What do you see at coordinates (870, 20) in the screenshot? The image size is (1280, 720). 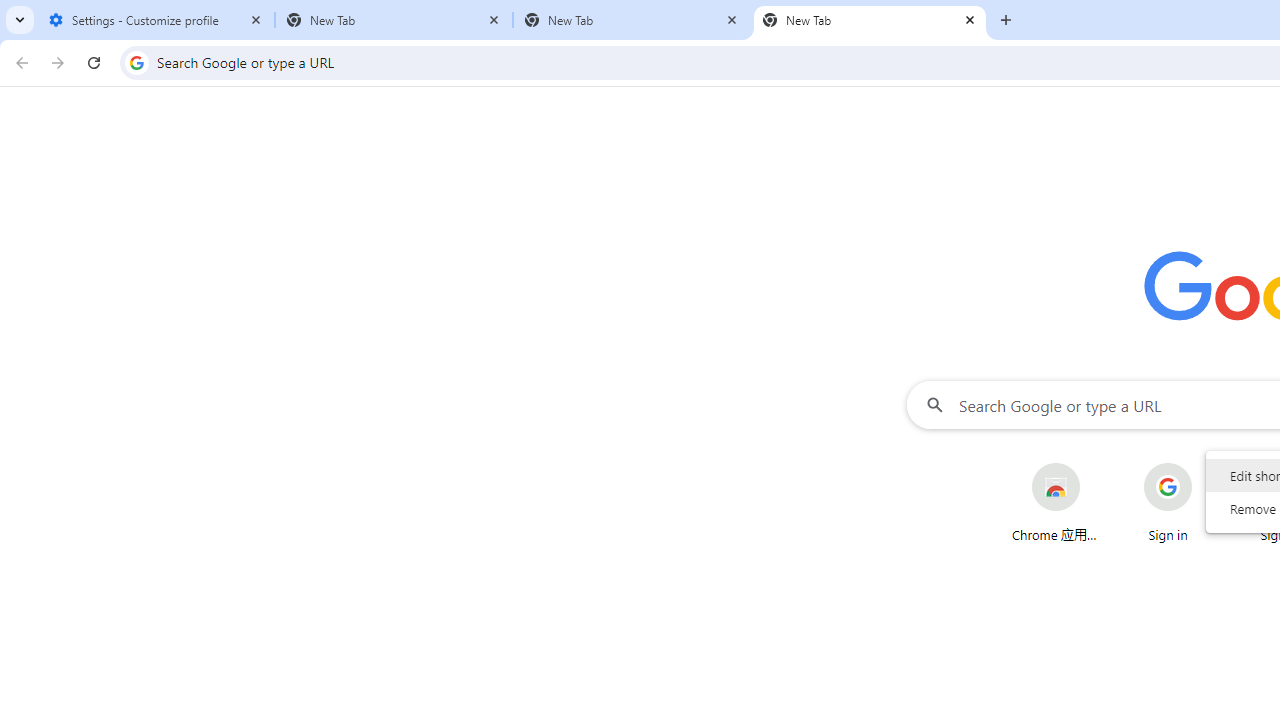 I see `'New Tab'` at bounding box center [870, 20].